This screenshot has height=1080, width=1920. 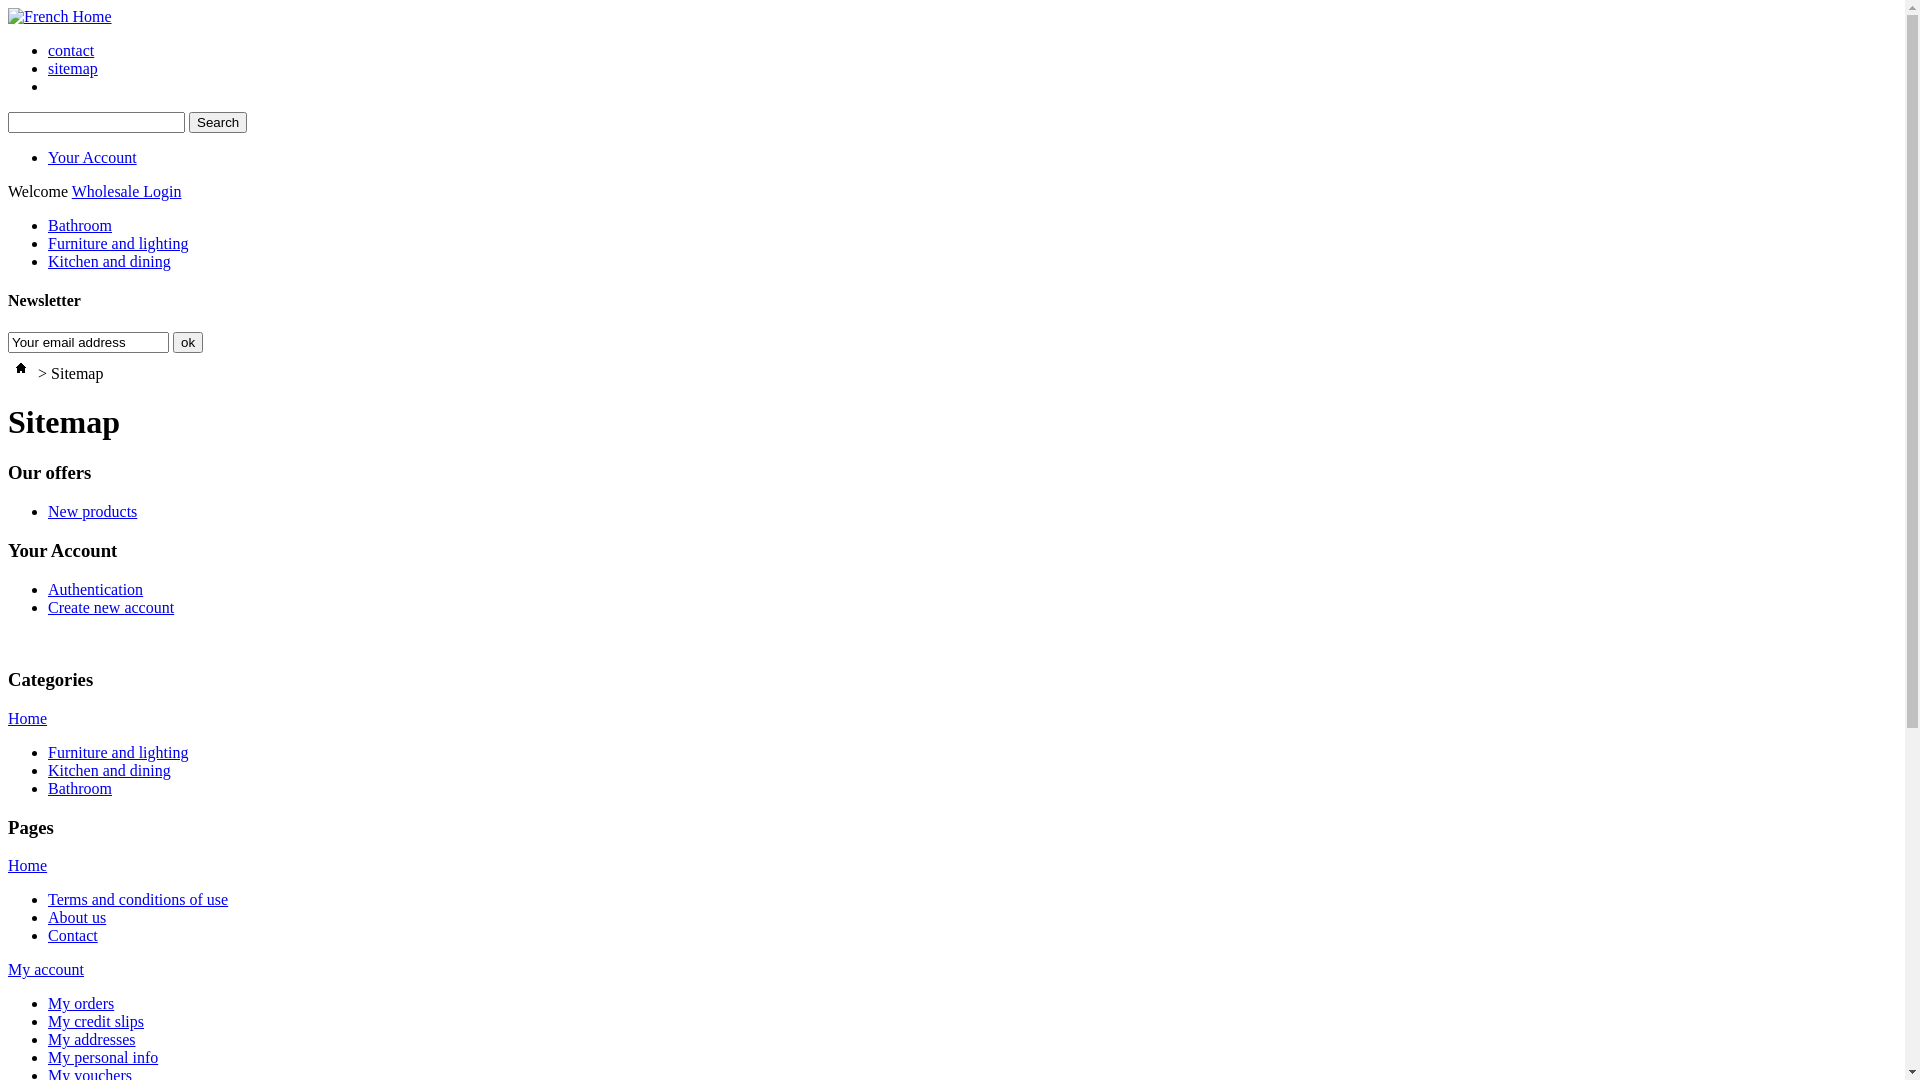 I want to click on 'French Home', so click(x=59, y=16).